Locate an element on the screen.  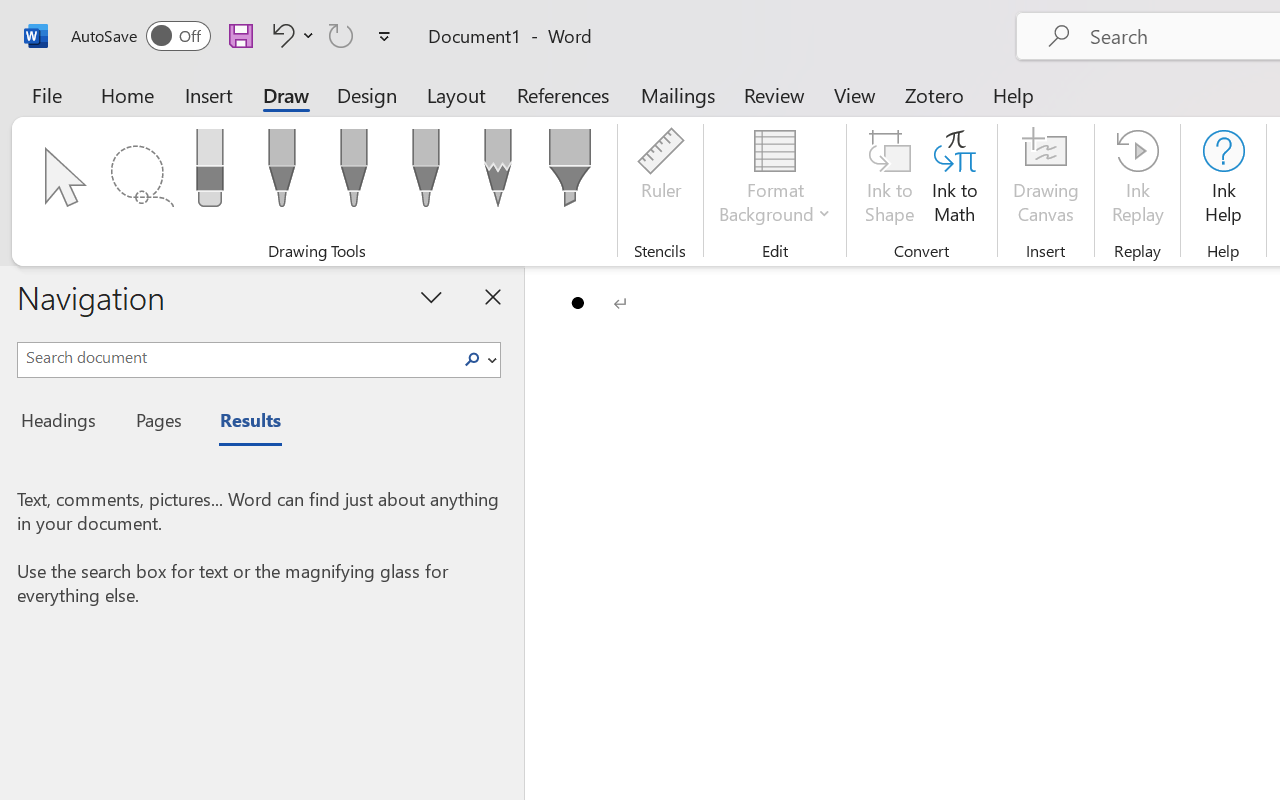
'Pages' is located at coordinates (155, 423).